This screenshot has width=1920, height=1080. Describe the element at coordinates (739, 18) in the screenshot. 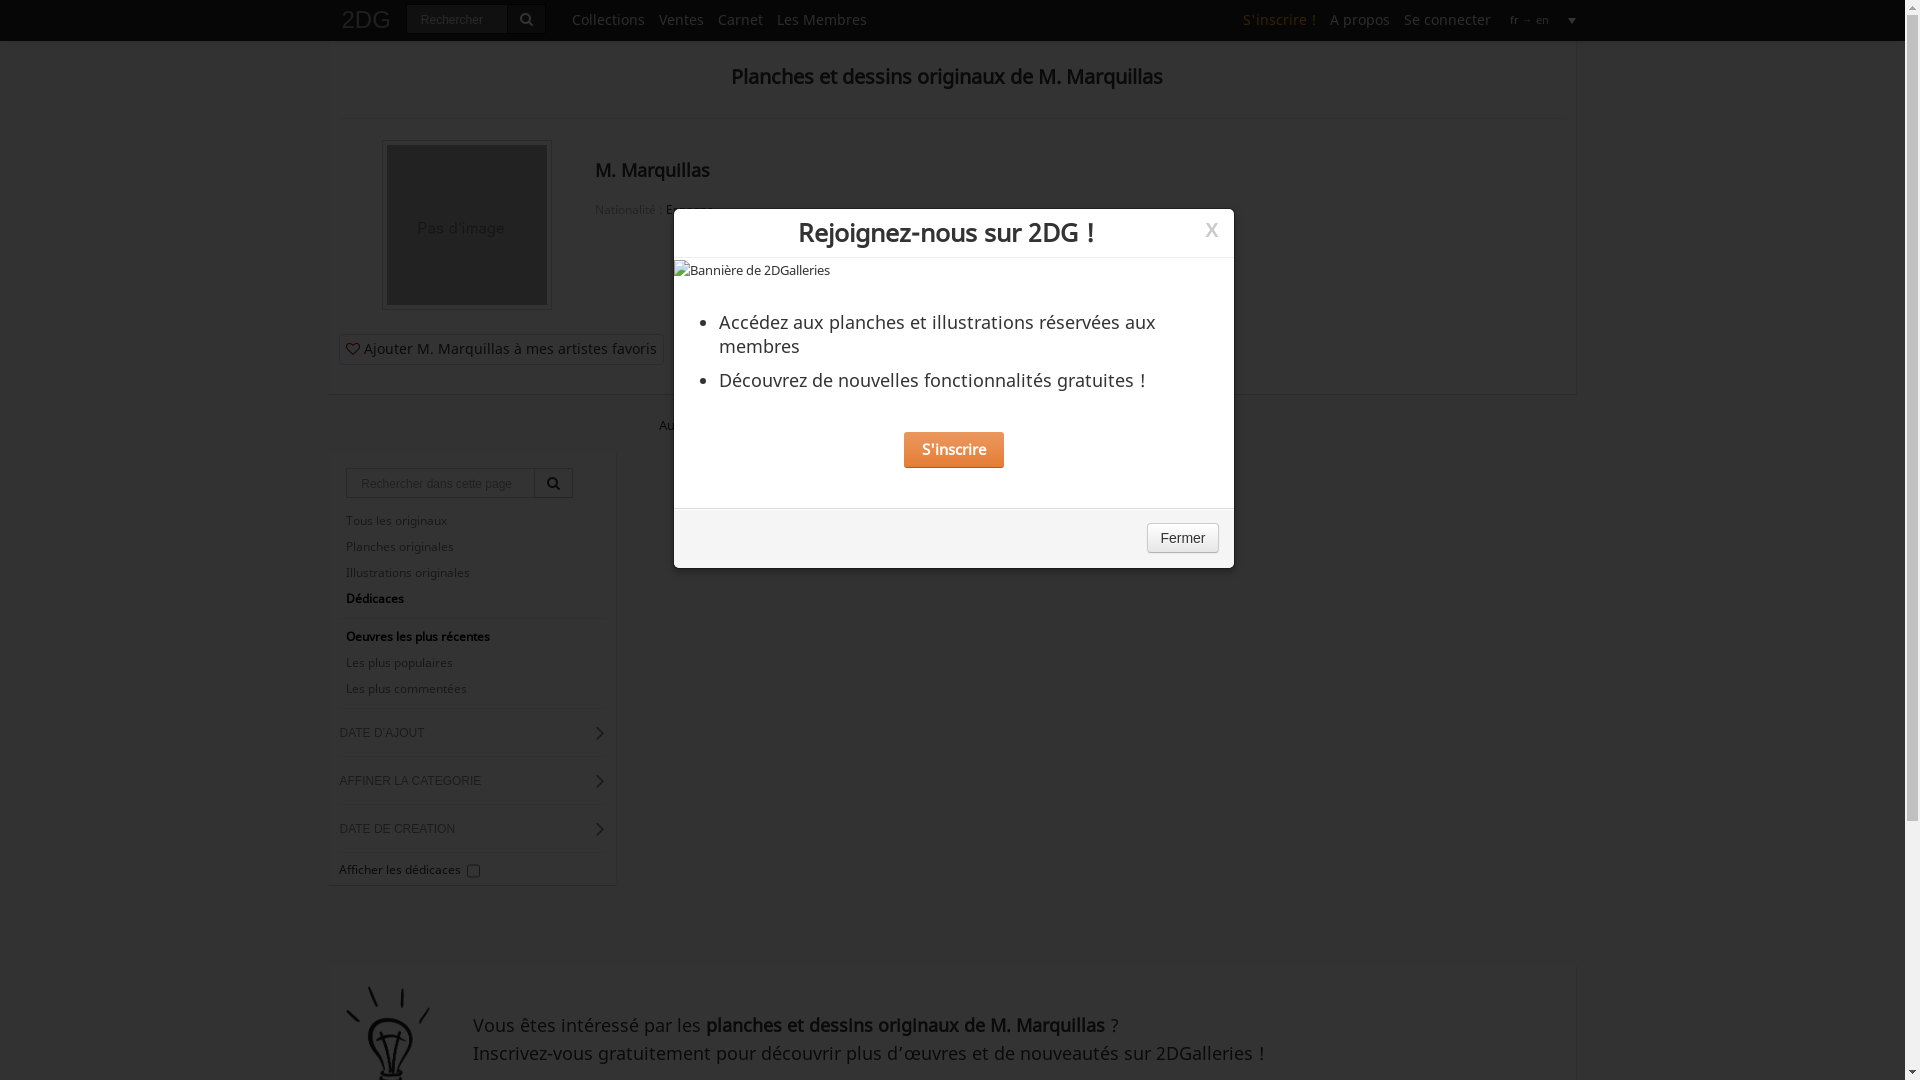

I see `'Carnet'` at that location.